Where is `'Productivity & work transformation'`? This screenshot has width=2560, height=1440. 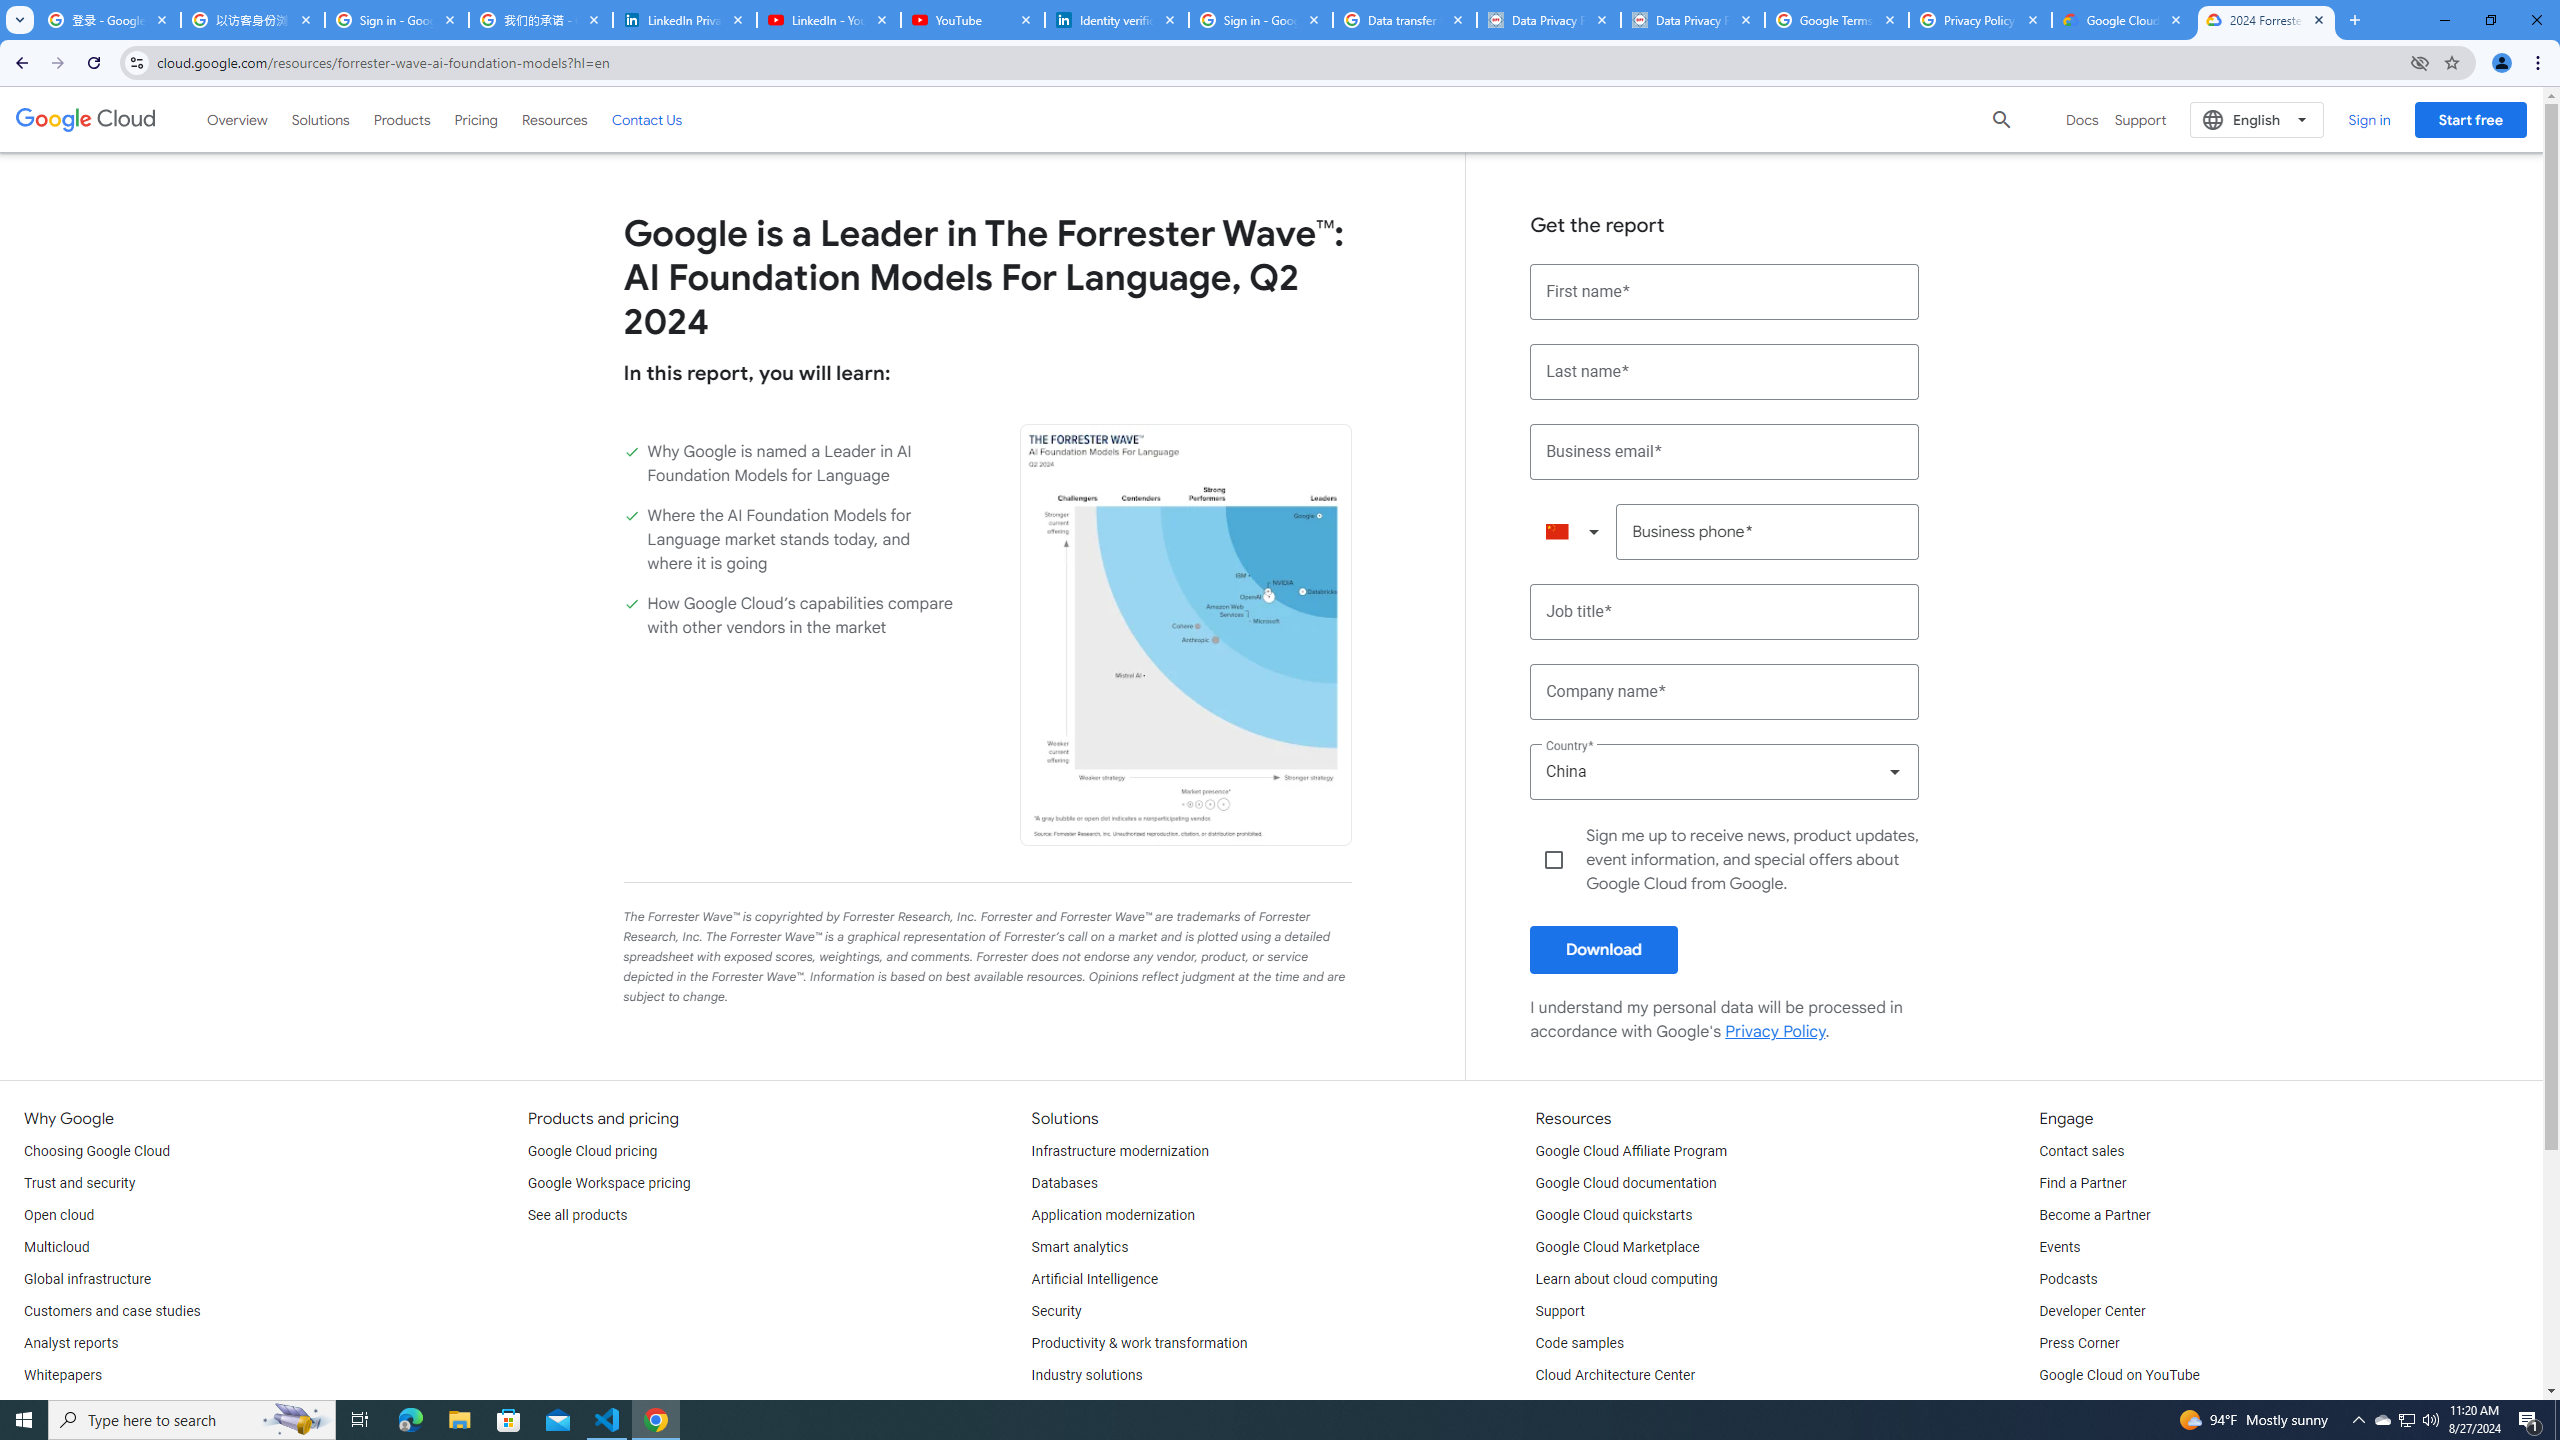 'Productivity & work transformation' is located at coordinates (1140, 1343).